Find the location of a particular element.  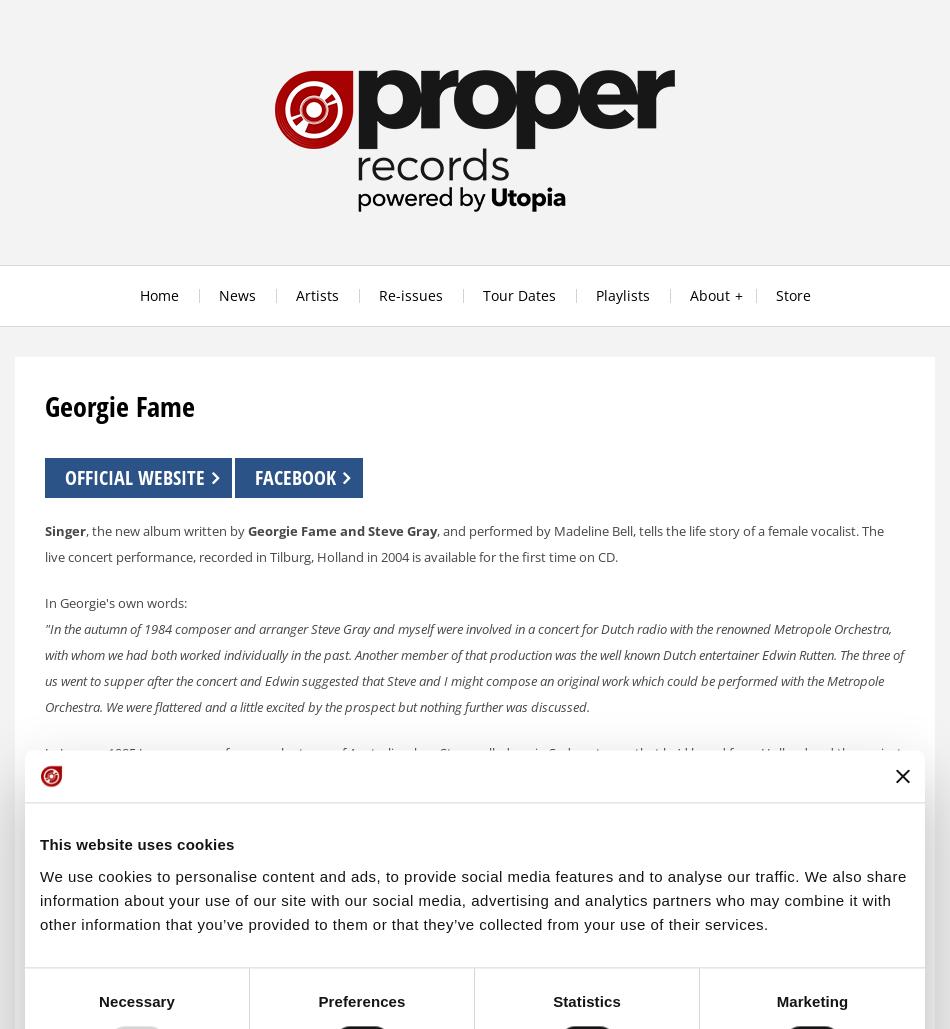

'cookies to watch this video.' is located at coordinates (492, 948).